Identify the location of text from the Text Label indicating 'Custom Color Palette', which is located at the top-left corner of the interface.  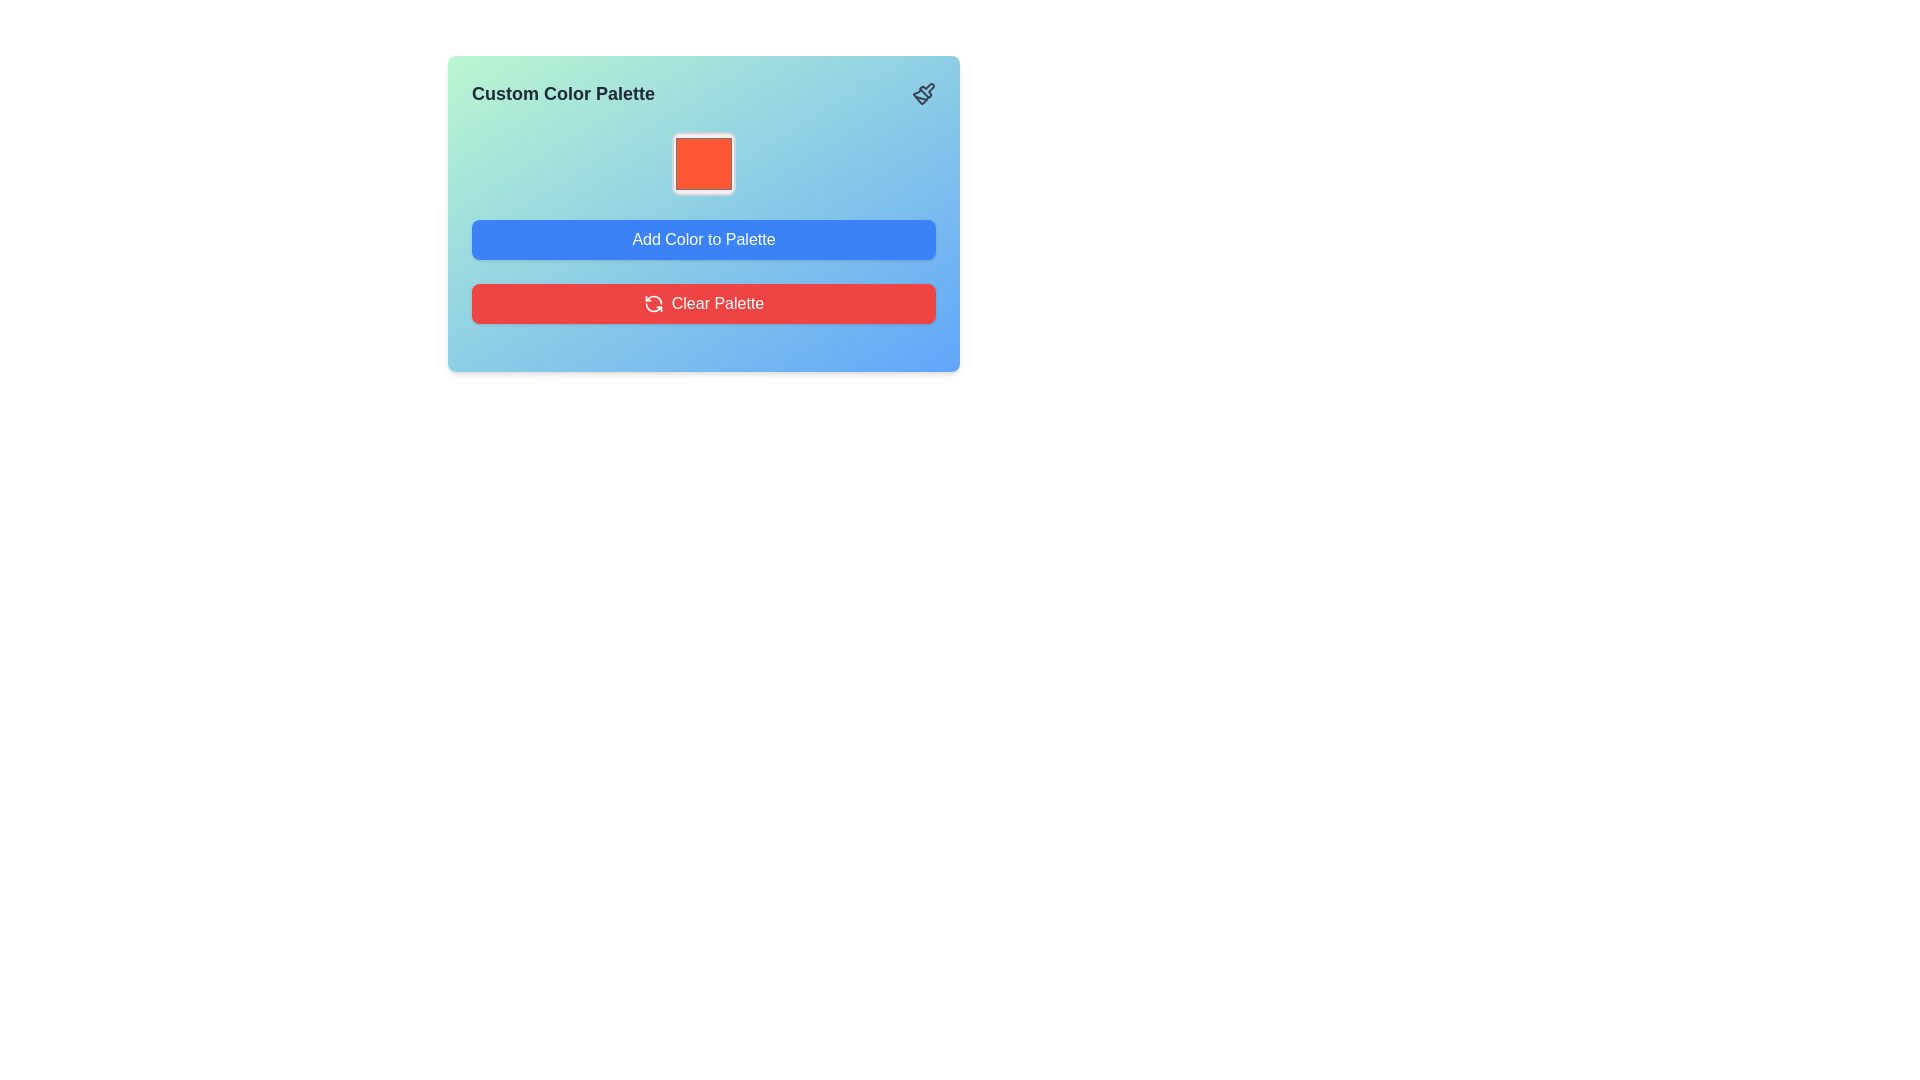
(562, 93).